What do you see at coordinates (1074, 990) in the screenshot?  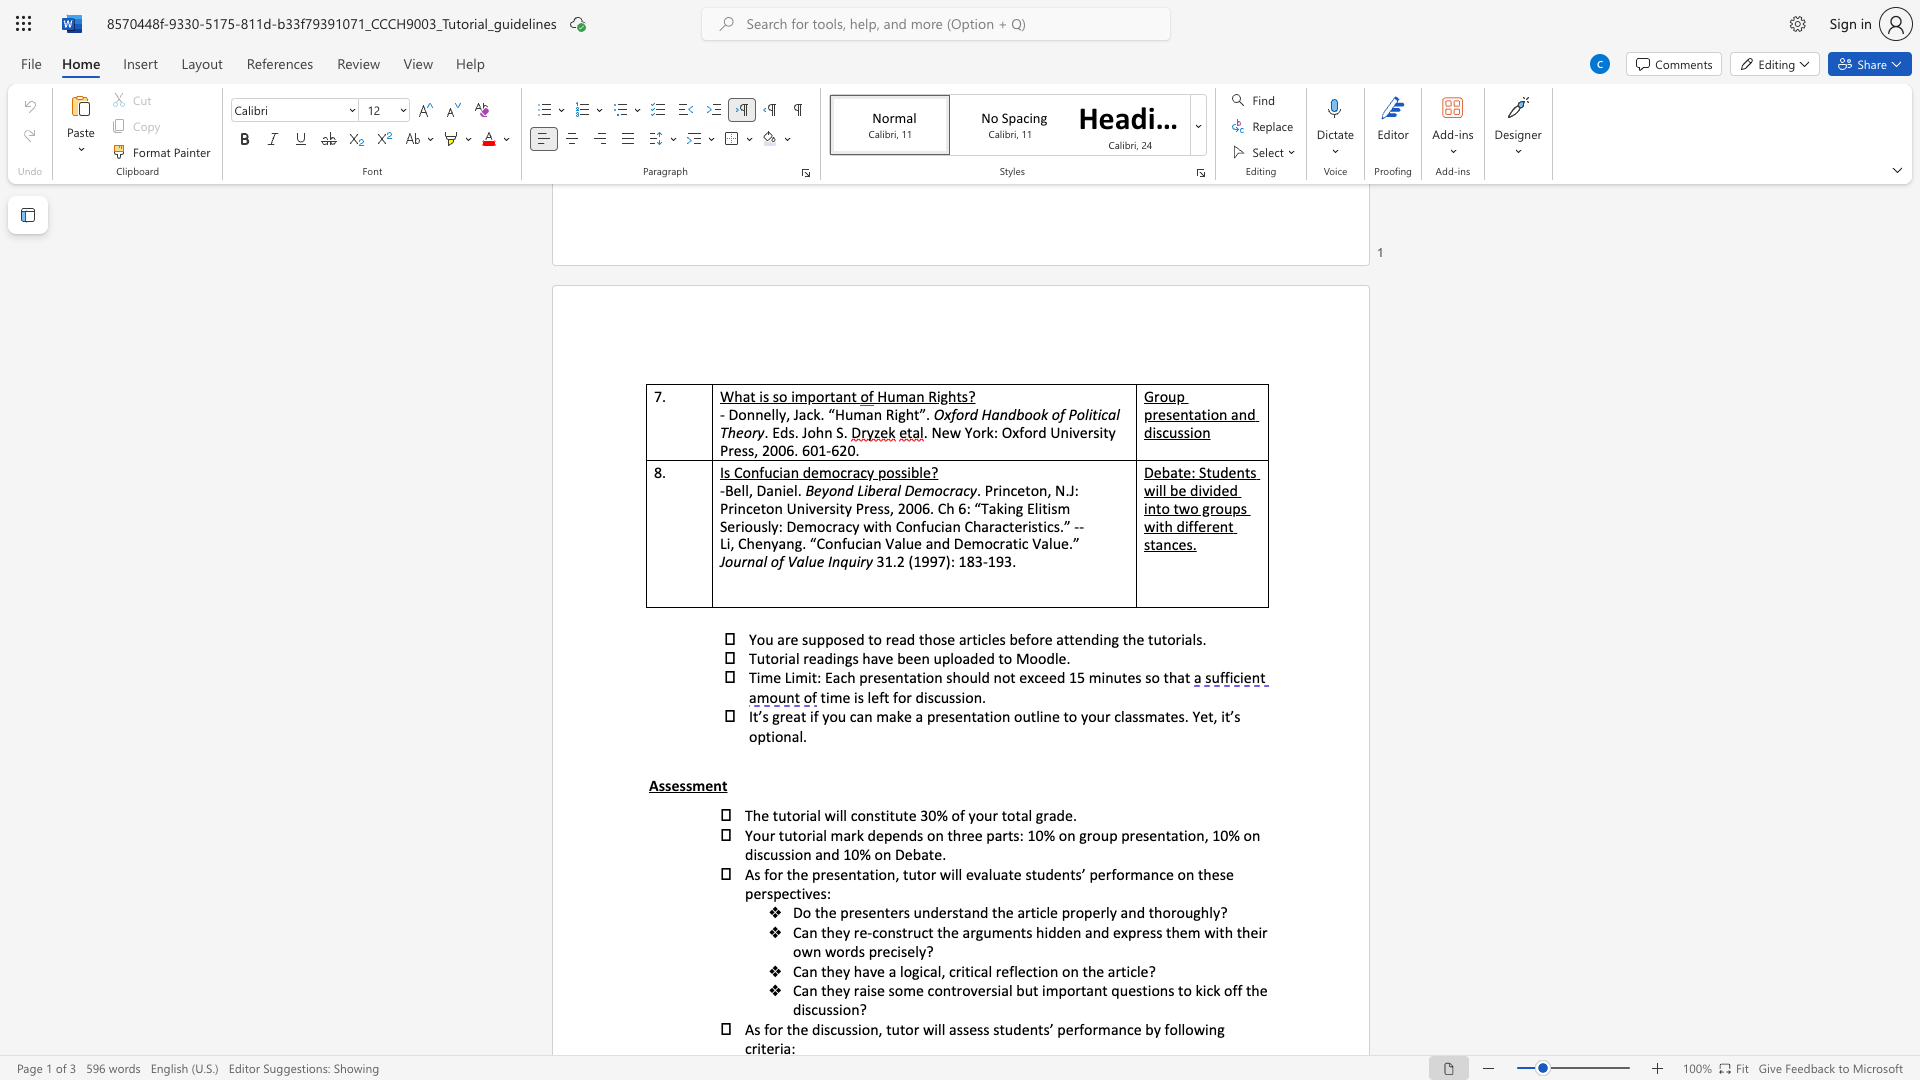 I see `the subset text "rtant questio" within the text "Can they raise some controversial but important questions to kick off the discussion?"` at bounding box center [1074, 990].